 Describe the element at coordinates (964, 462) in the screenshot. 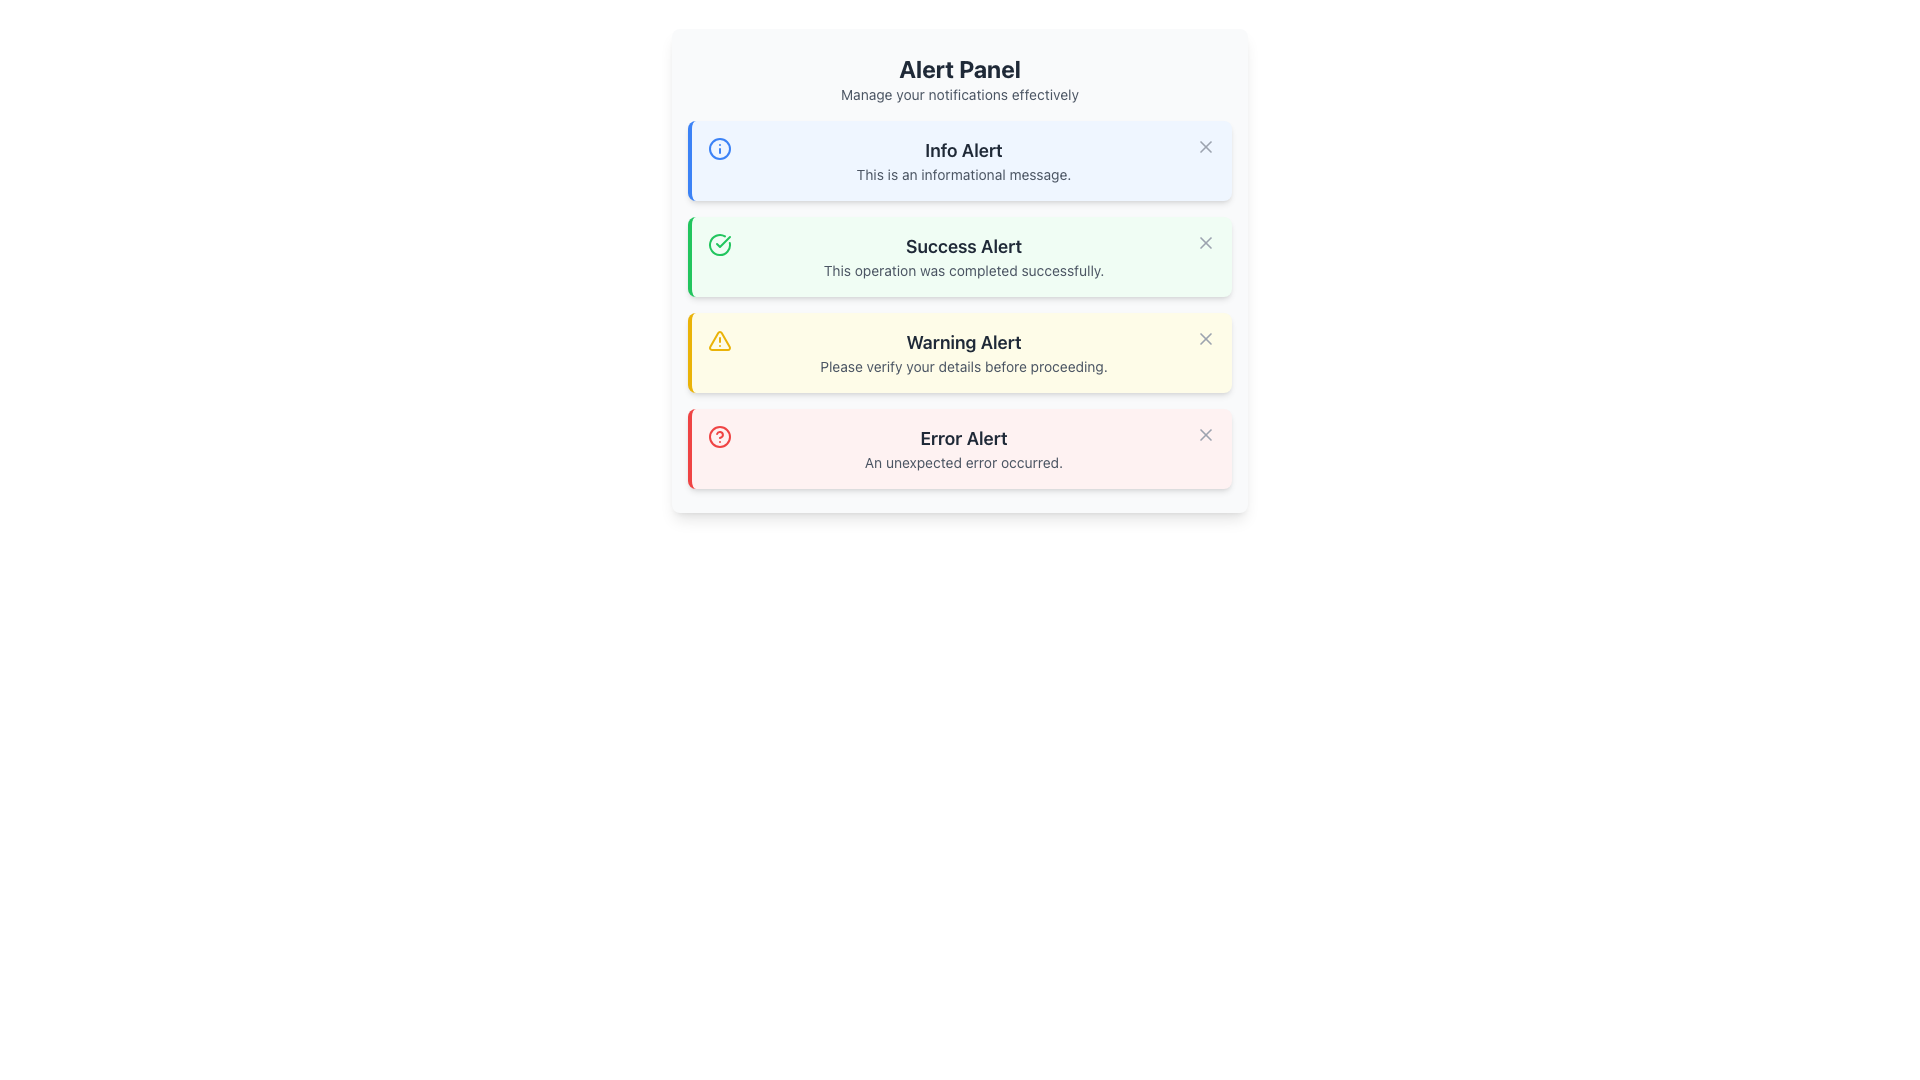

I see `the static text that informs users about an error, located at the bottom of the 'Error Alert' notification component, centered horizontally below the title 'Error Alert'` at that location.